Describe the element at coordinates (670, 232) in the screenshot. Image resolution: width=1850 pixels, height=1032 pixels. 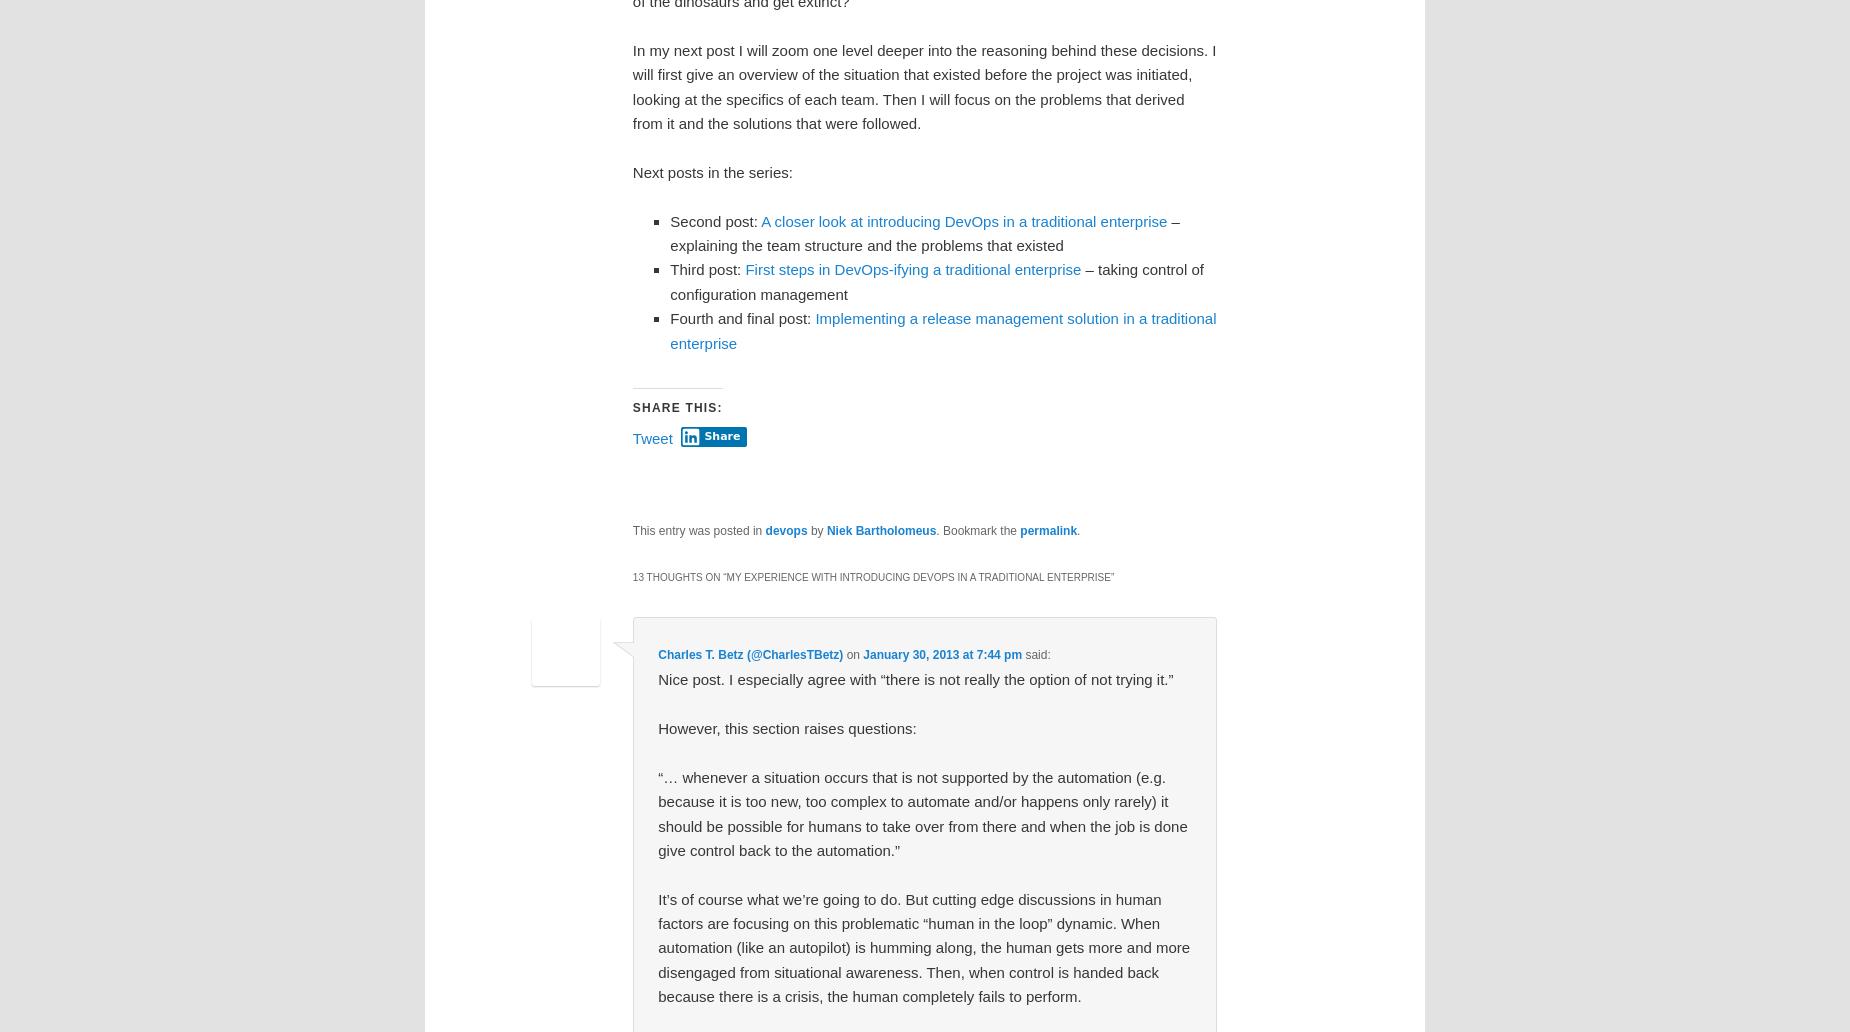
I see `'– explaining the team structure and the problems that existed'` at that location.